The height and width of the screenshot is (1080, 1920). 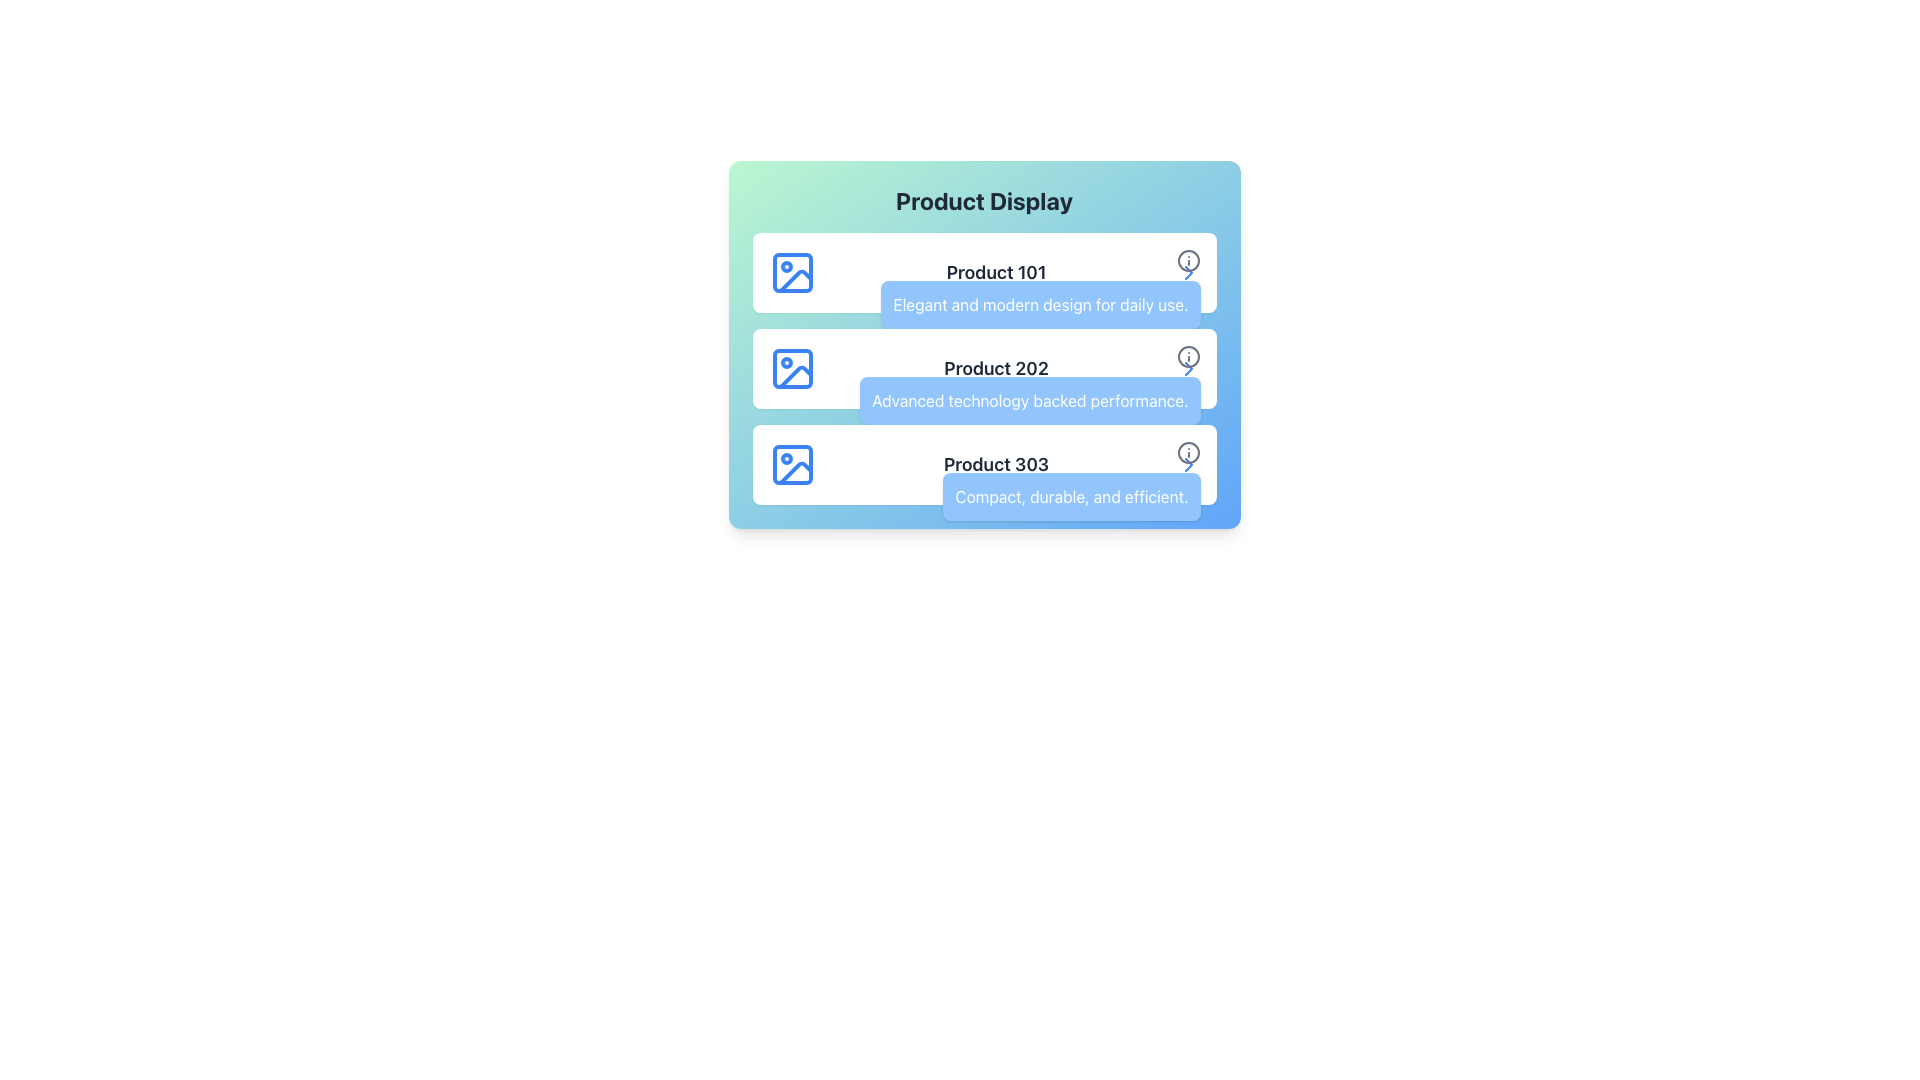 What do you see at coordinates (1188, 465) in the screenshot?
I see `the chevron arrow icon representing the third product's additional details in the Product Display list` at bounding box center [1188, 465].